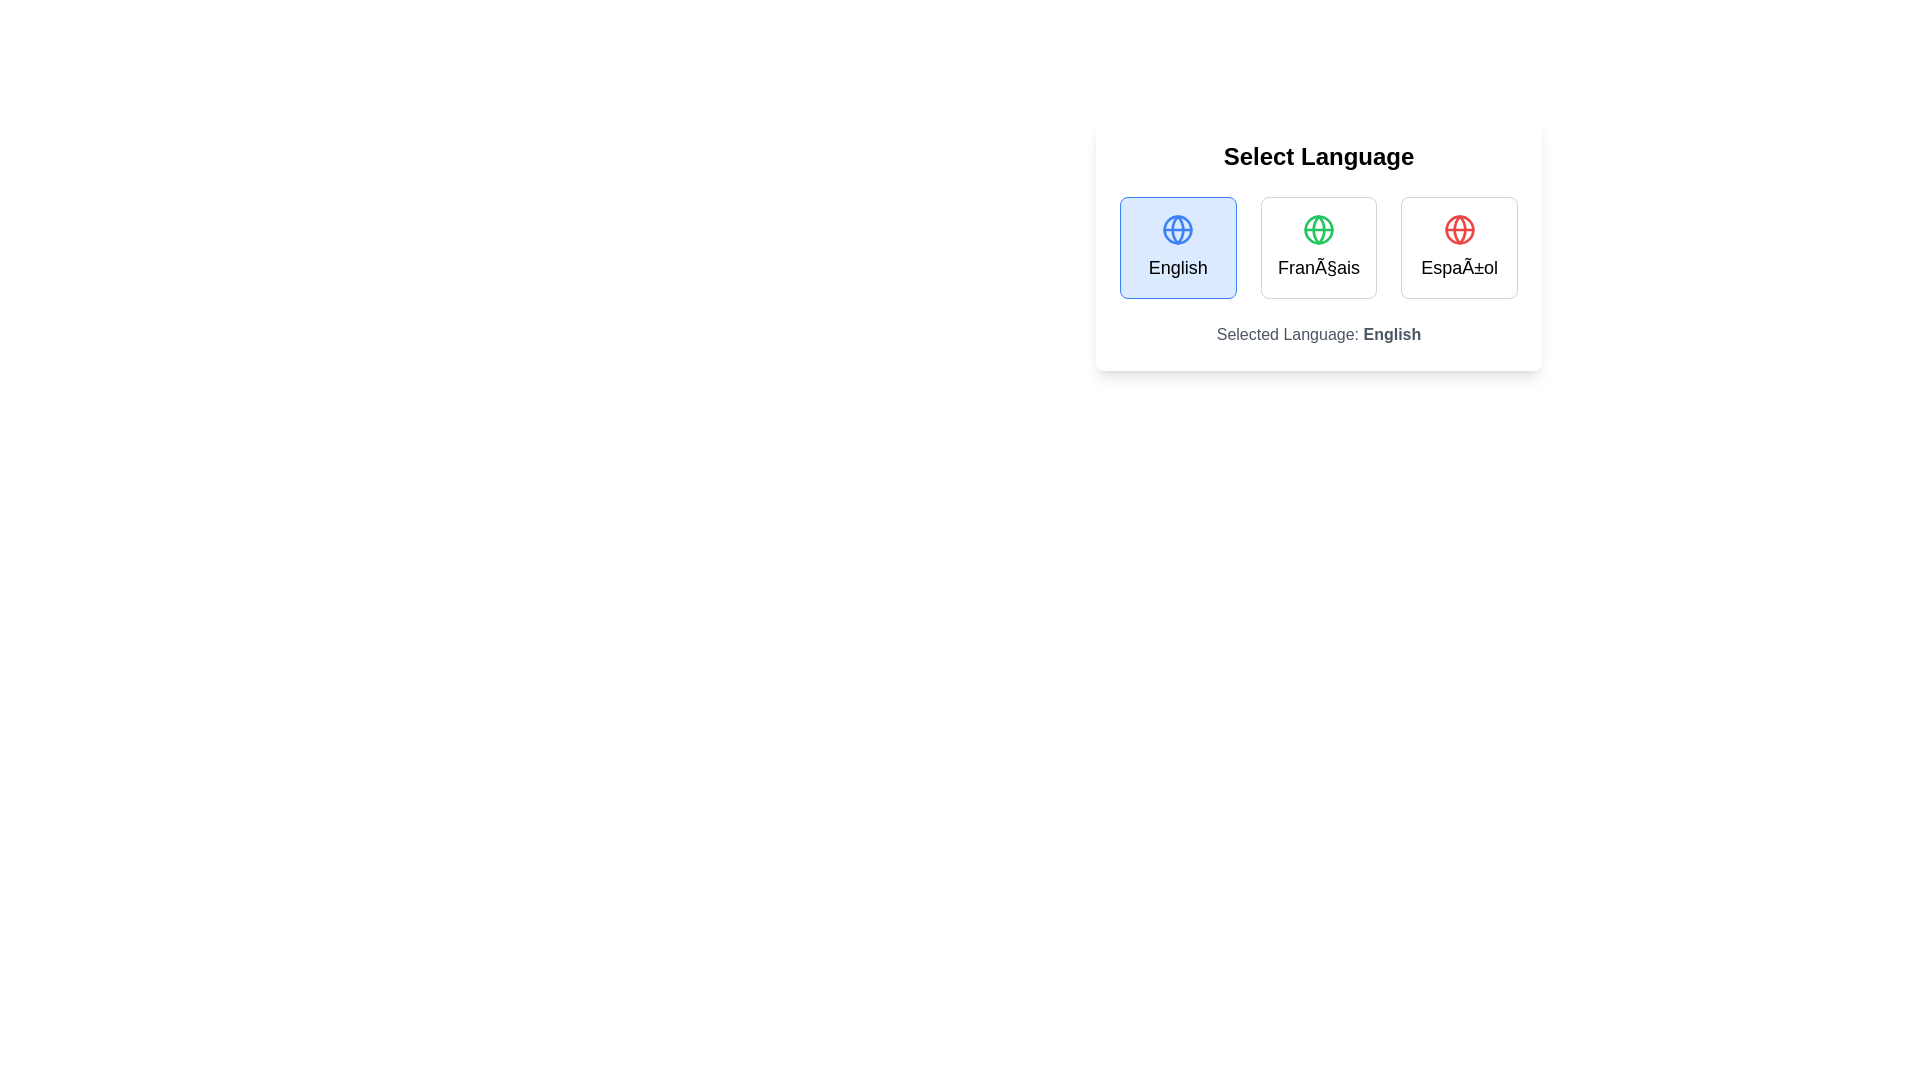 The height and width of the screenshot is (1080, 1920). What do you see at coordinates (1459, 246) in the screenshot?
I see `the language Español by clicking on its corresponding button` at bounding box center [1459, 246].